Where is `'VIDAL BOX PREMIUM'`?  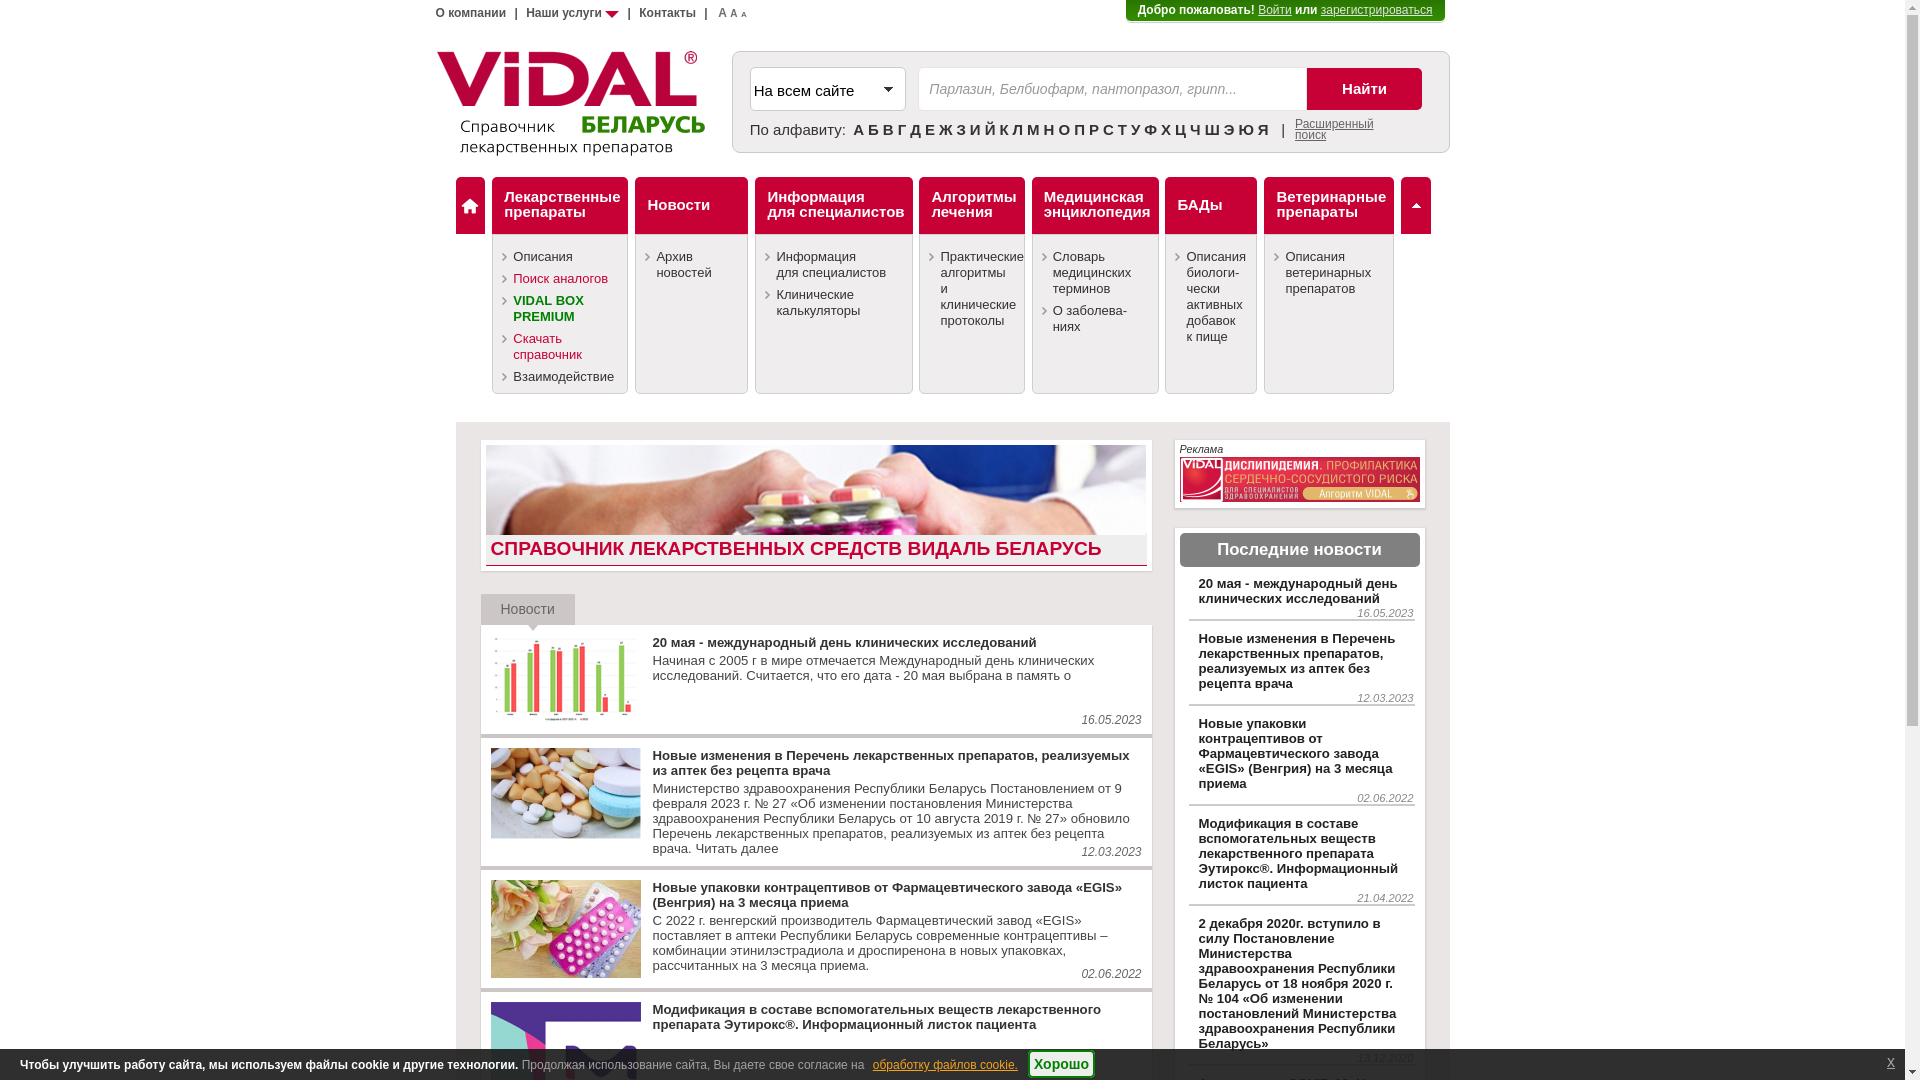 'VIDAL BOX PREMIUM' is located at coordinates (560, 308).